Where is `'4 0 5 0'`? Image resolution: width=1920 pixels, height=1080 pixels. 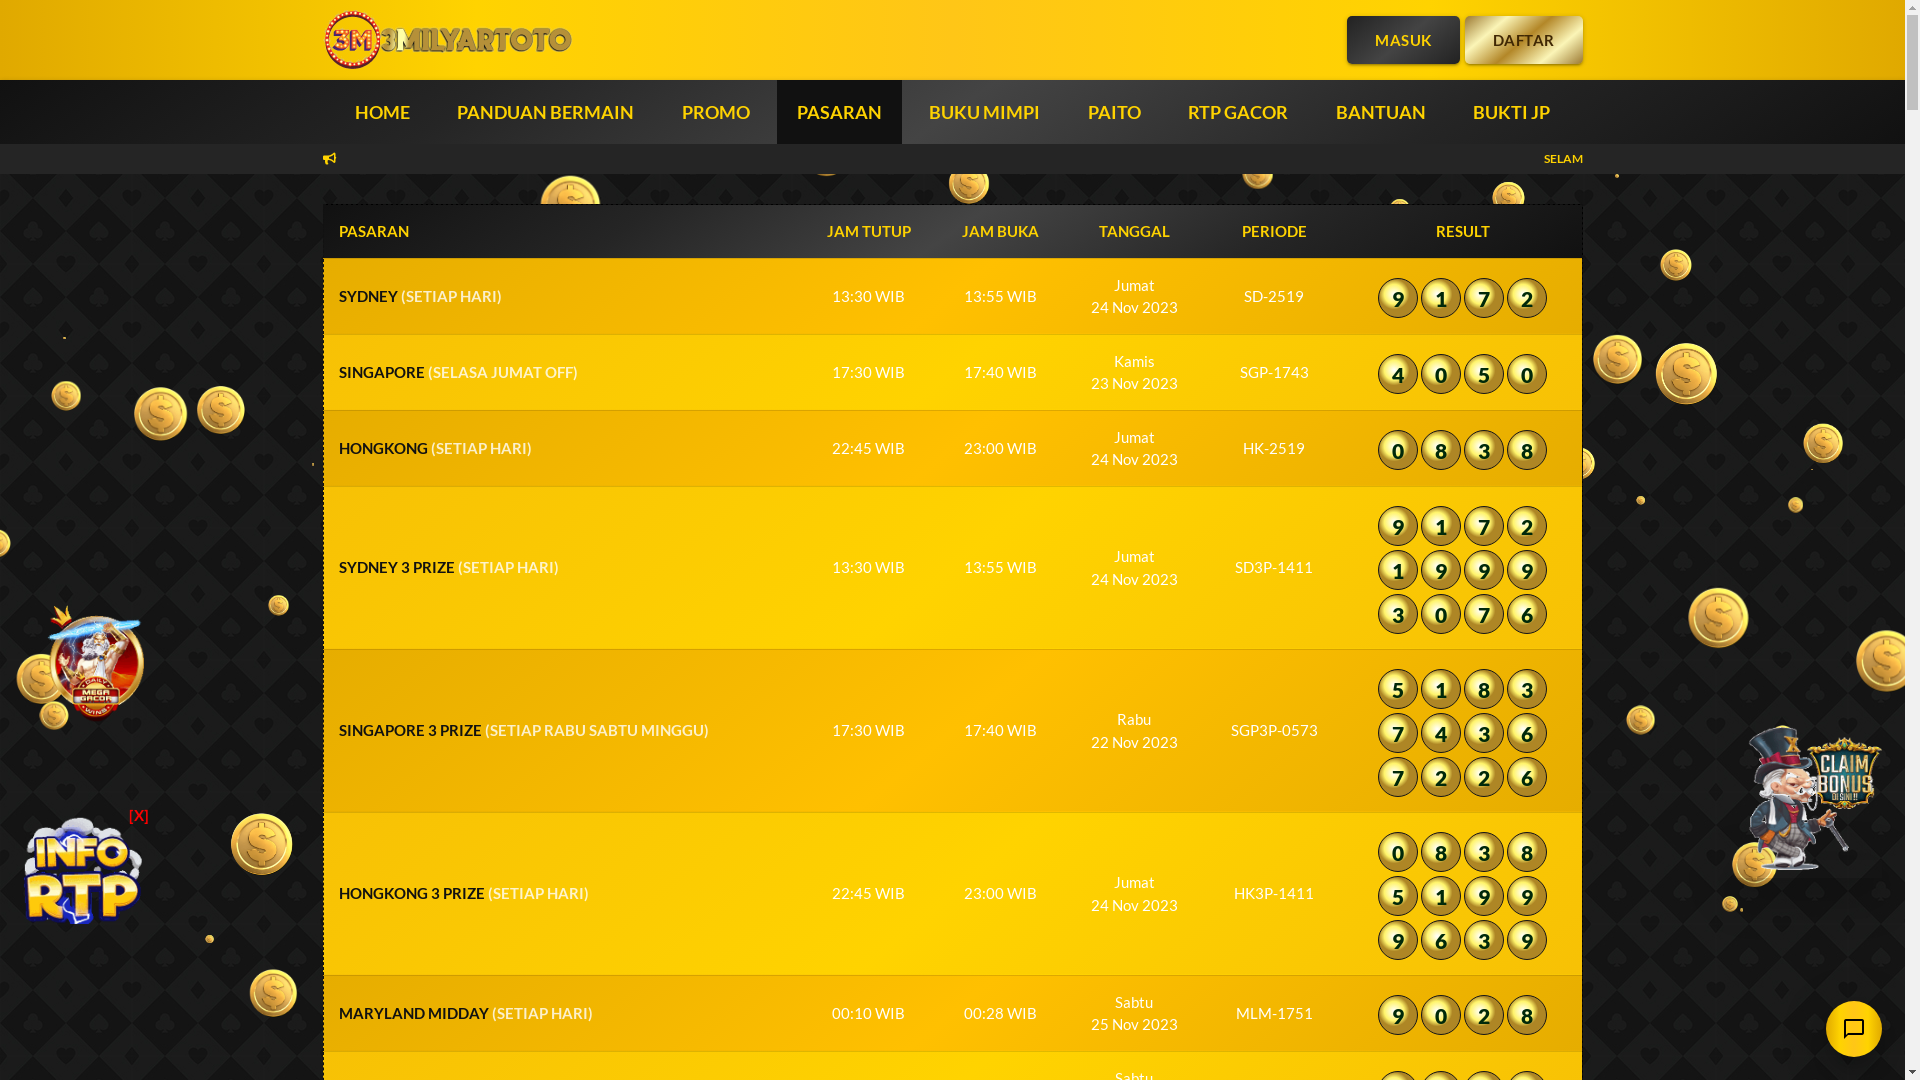
'4 0 5 0' is located at coordinates (1462, 377).